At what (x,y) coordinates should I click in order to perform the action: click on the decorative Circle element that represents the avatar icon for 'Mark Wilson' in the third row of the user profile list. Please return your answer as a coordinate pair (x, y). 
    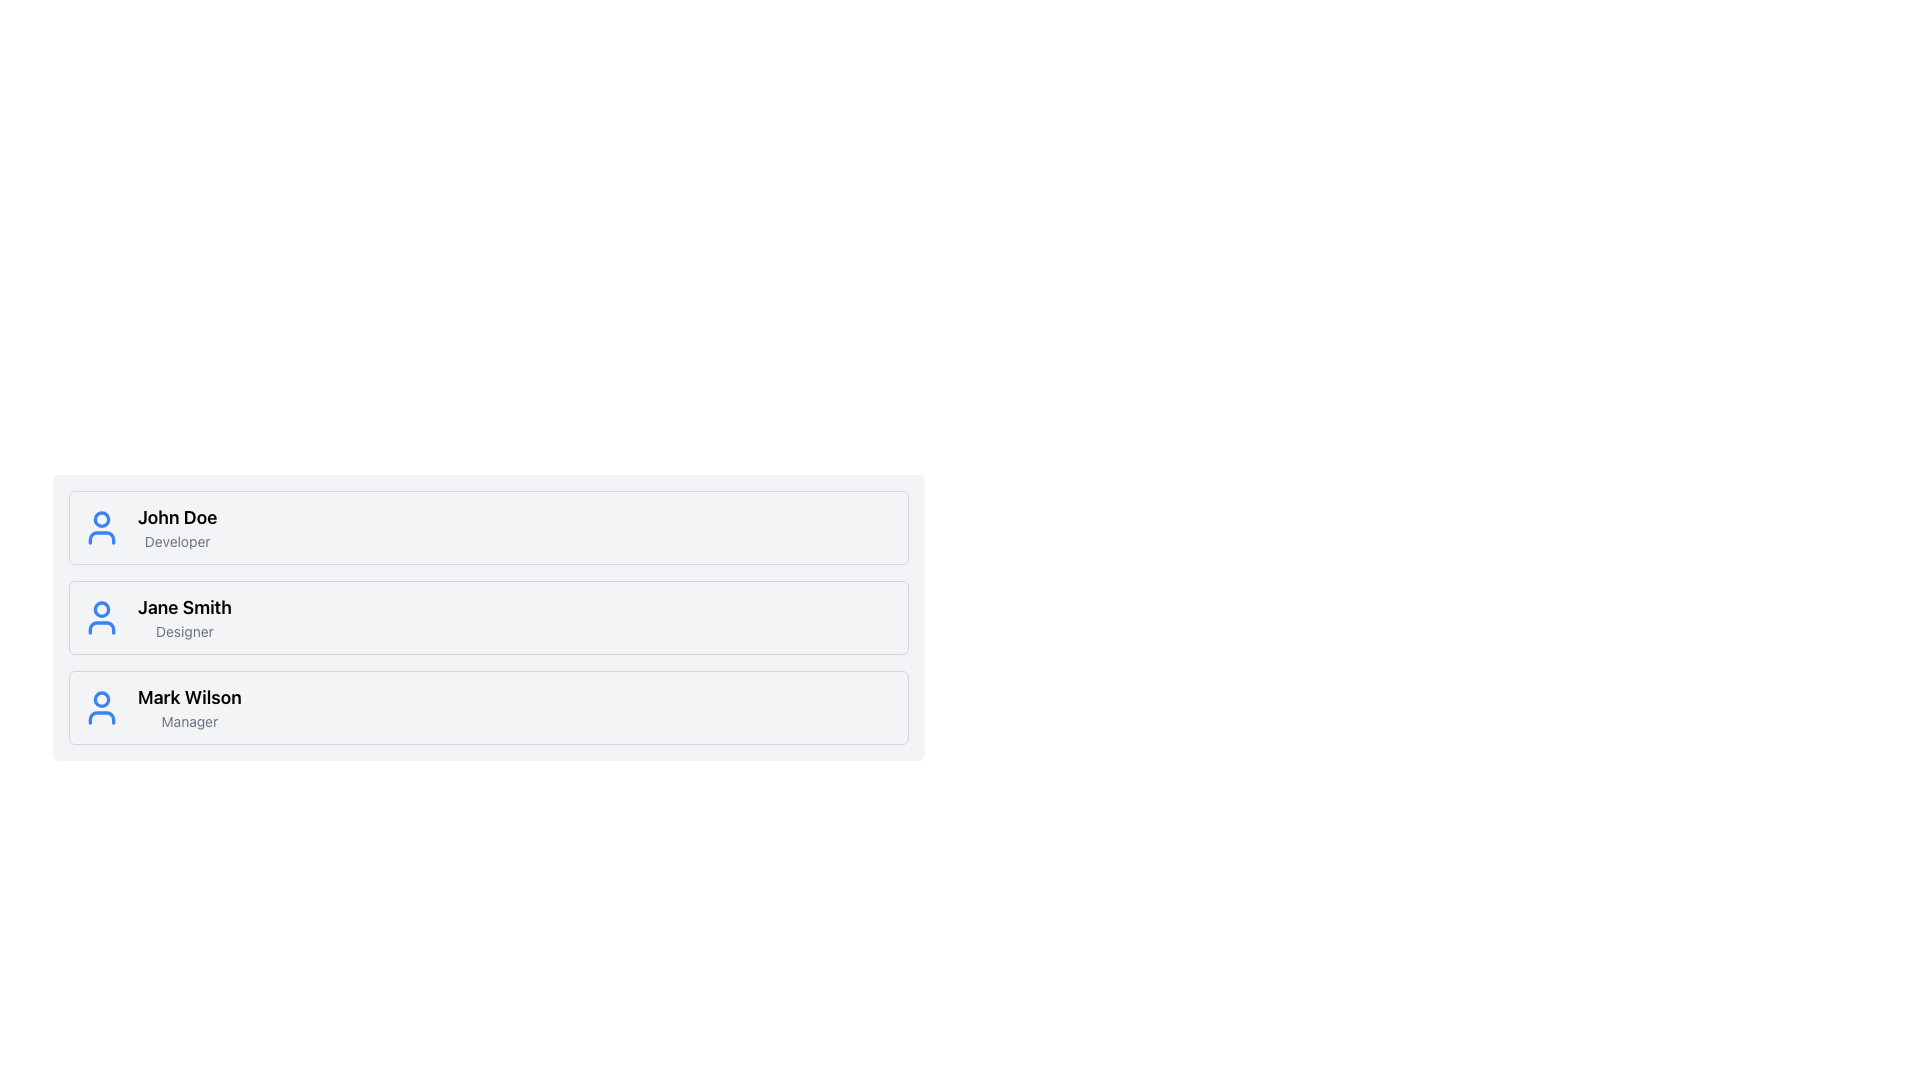
    Looking at the image, I should click on (100, 697).